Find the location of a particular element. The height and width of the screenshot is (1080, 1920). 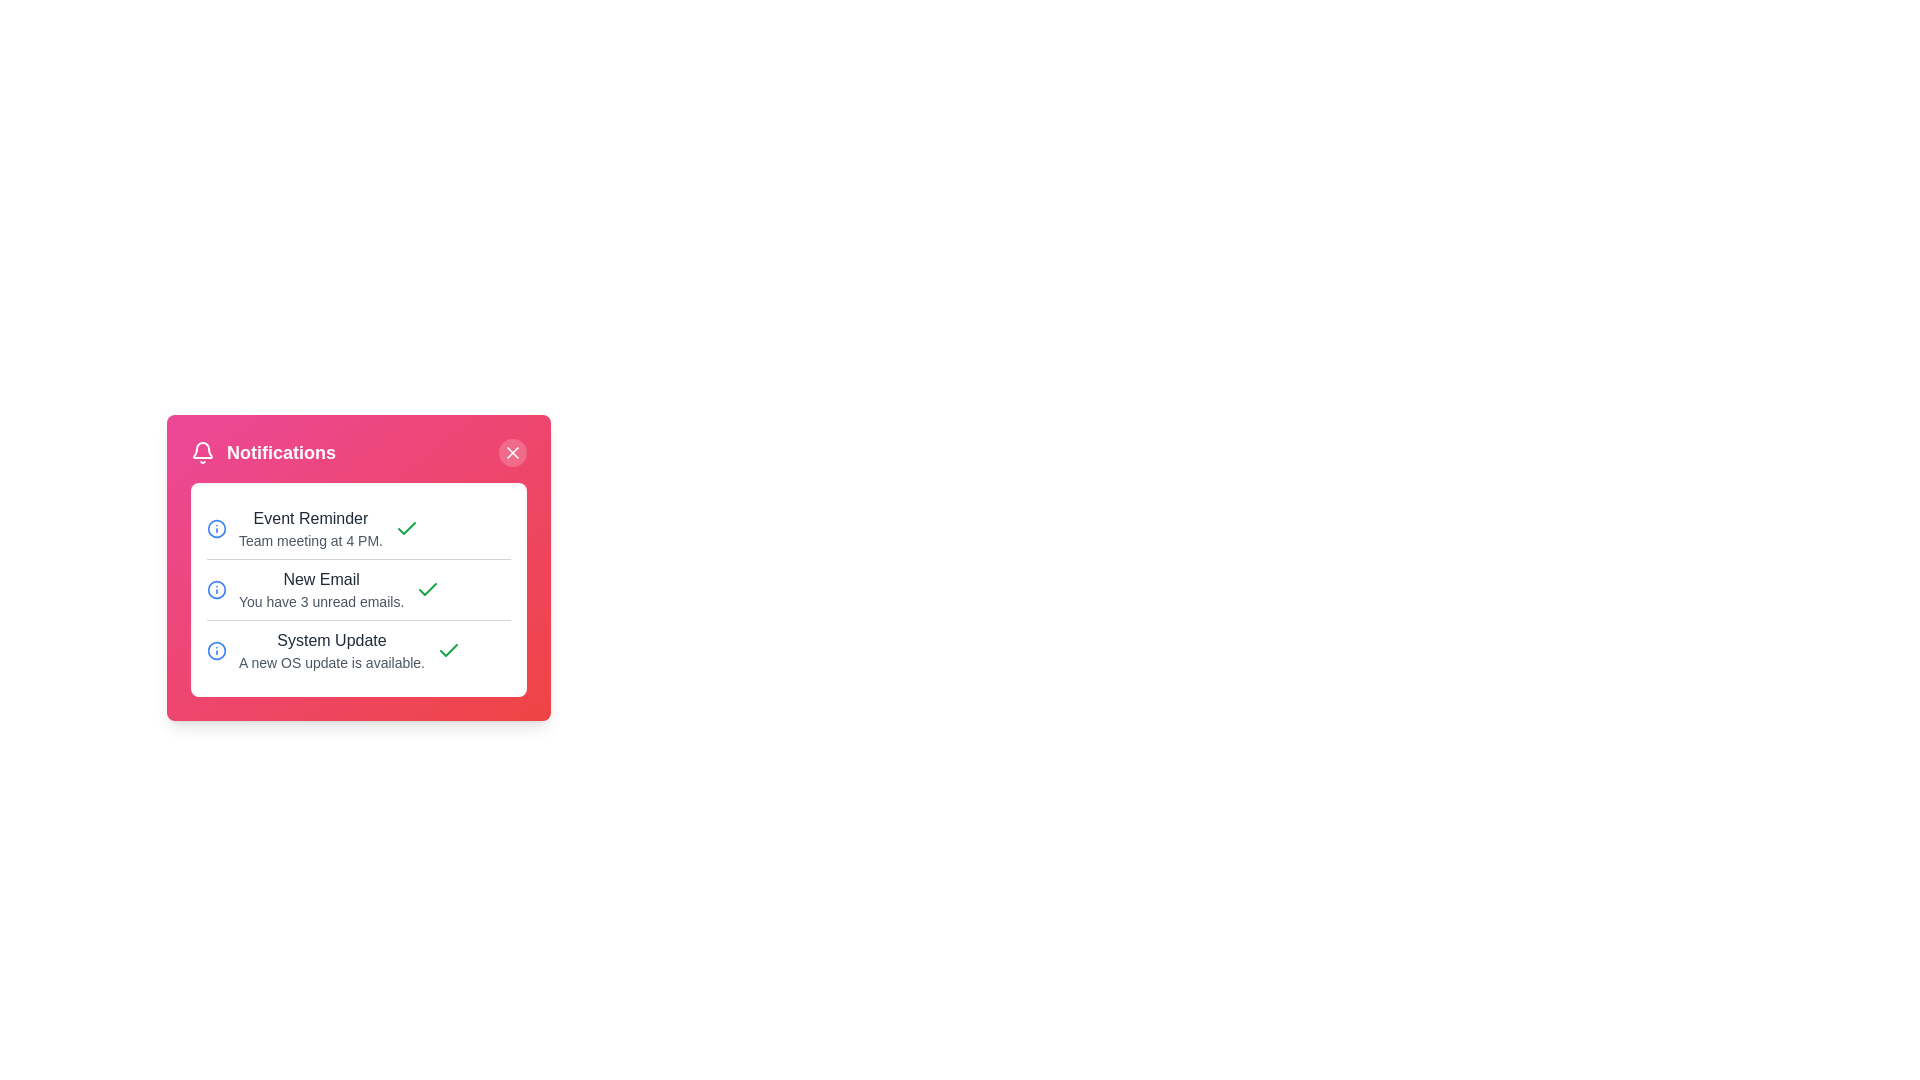

text label that provides a reminder for the 'Team meeting at 4 PM.' located in the notifications panel is located at coordinates (310, 527).